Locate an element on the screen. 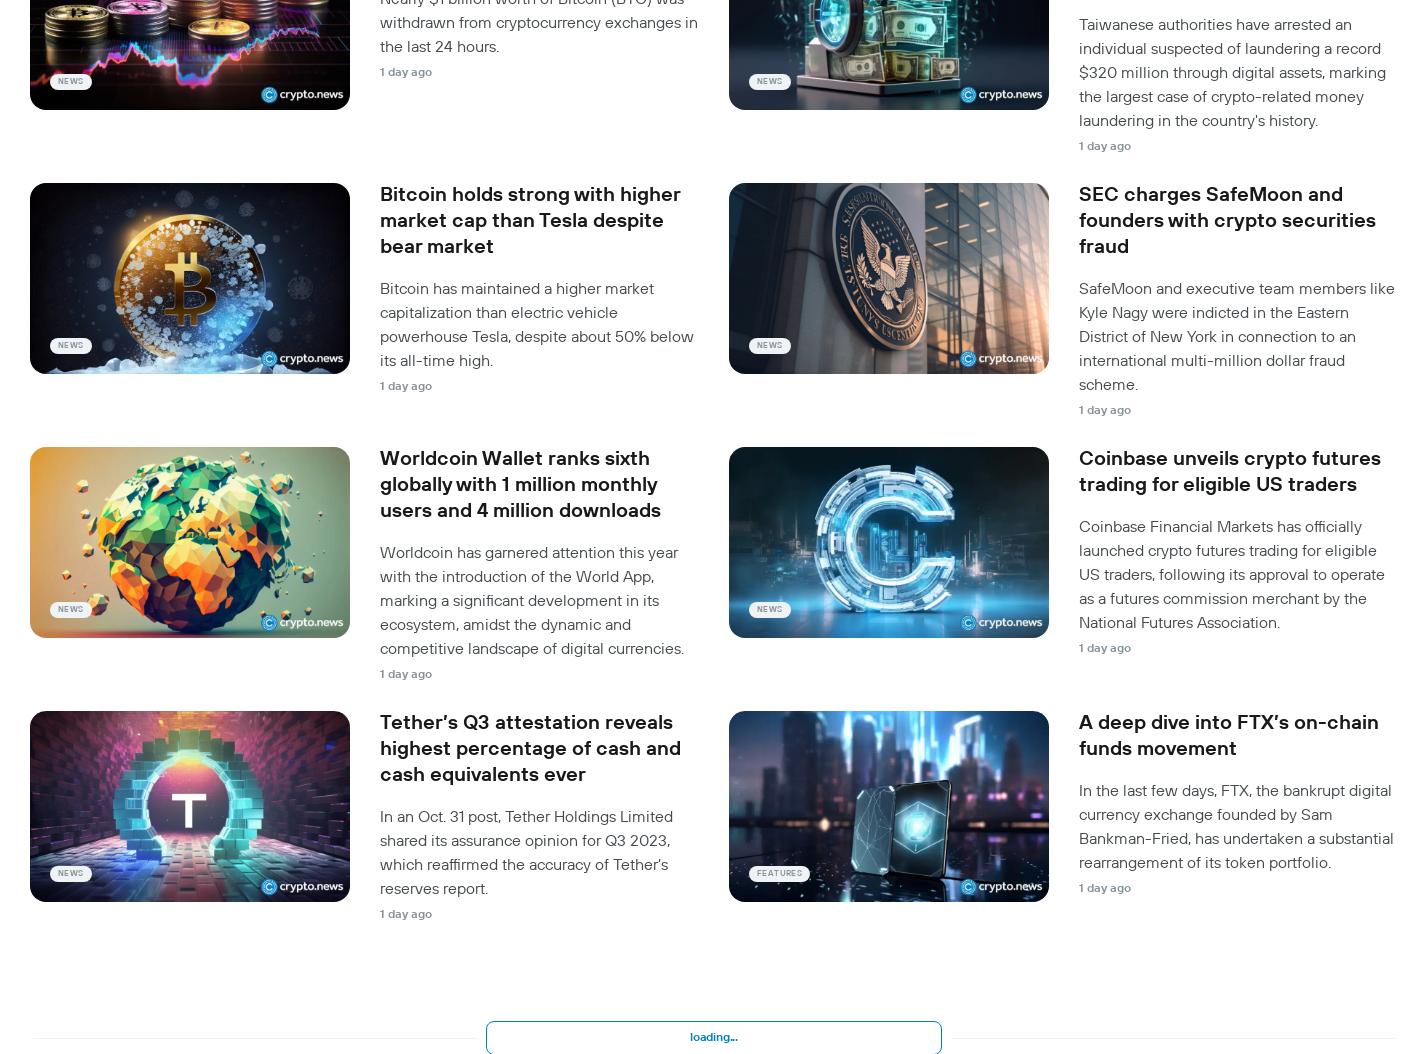  'Taiwanese authorities have arrested an individual suspected of laundering a record $320 million through digital assets, marking the largest case of crypto-related money laundering in the country's history.' is located at coordinates (1232, 70).